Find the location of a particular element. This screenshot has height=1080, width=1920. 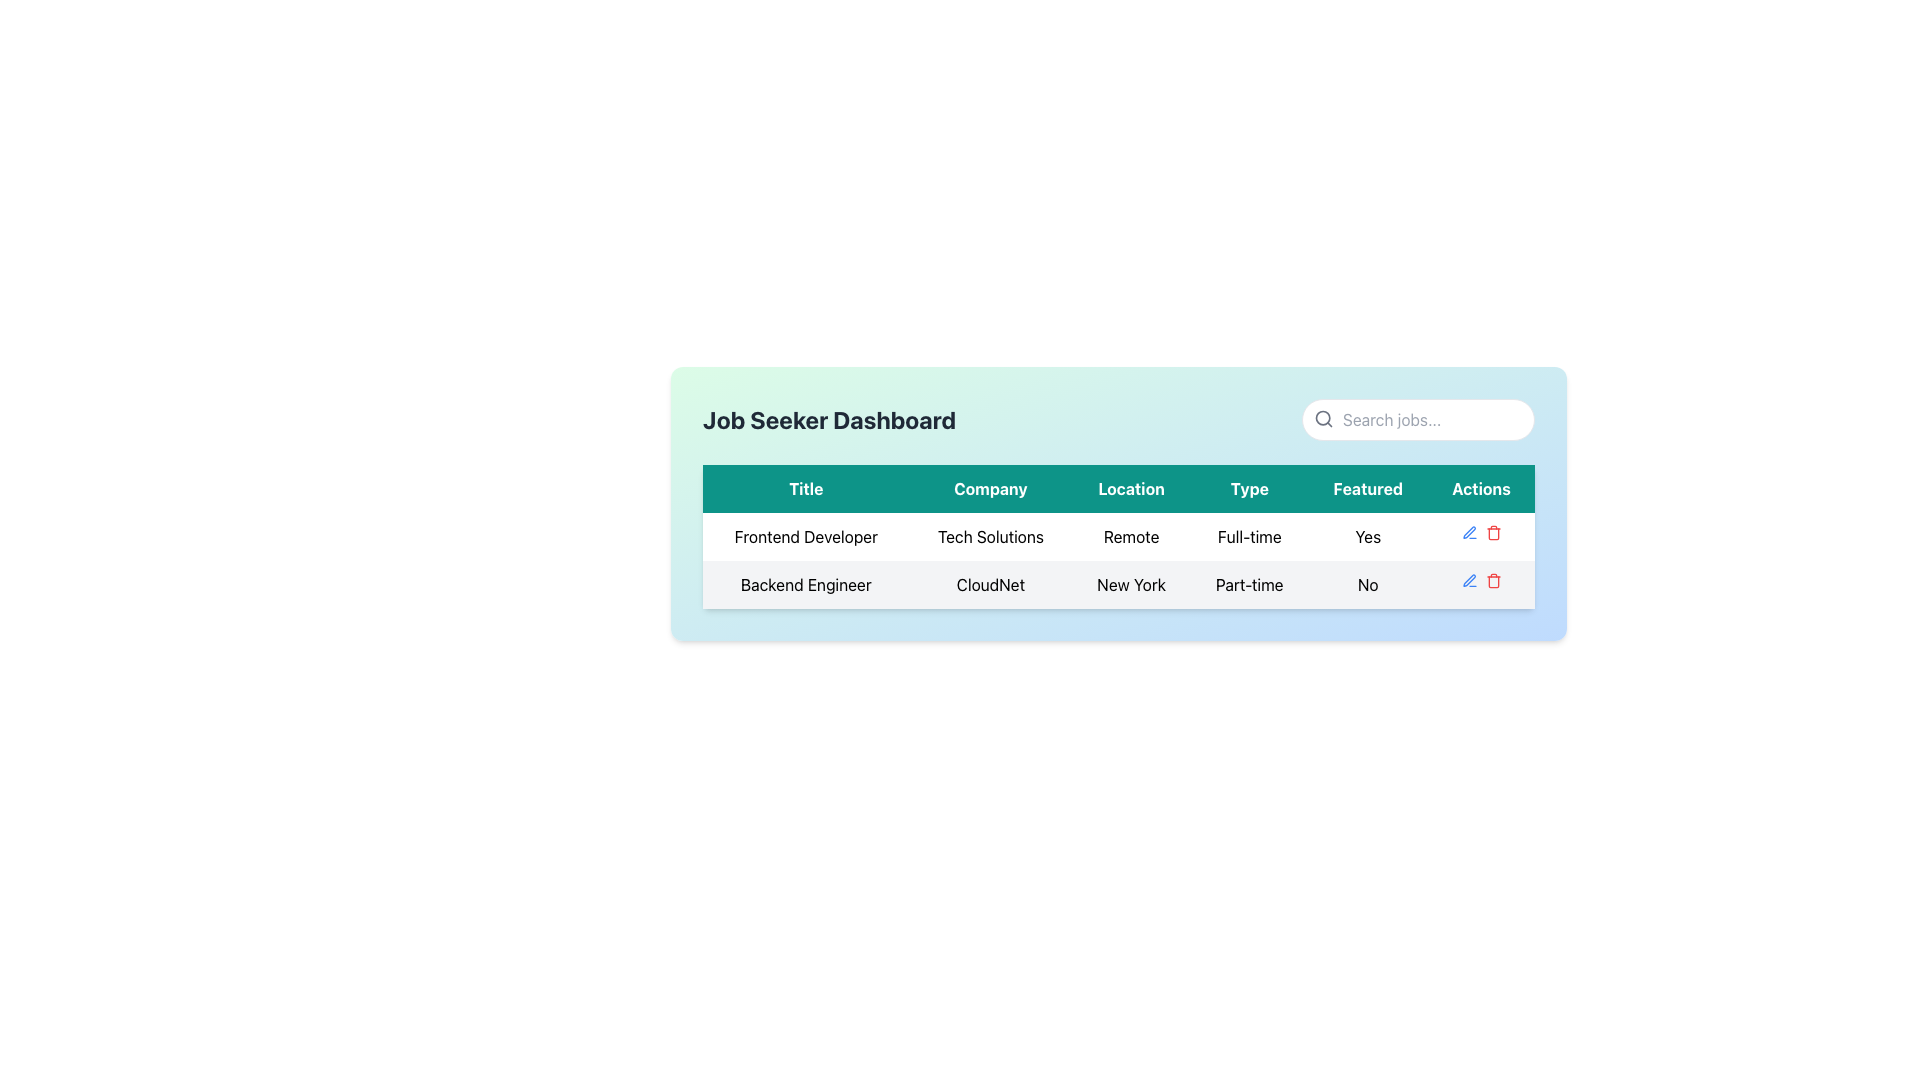

text 'New York' from the table cell located in the third column of the second row under the 'Location' header is located at coordinates (1131, 585).